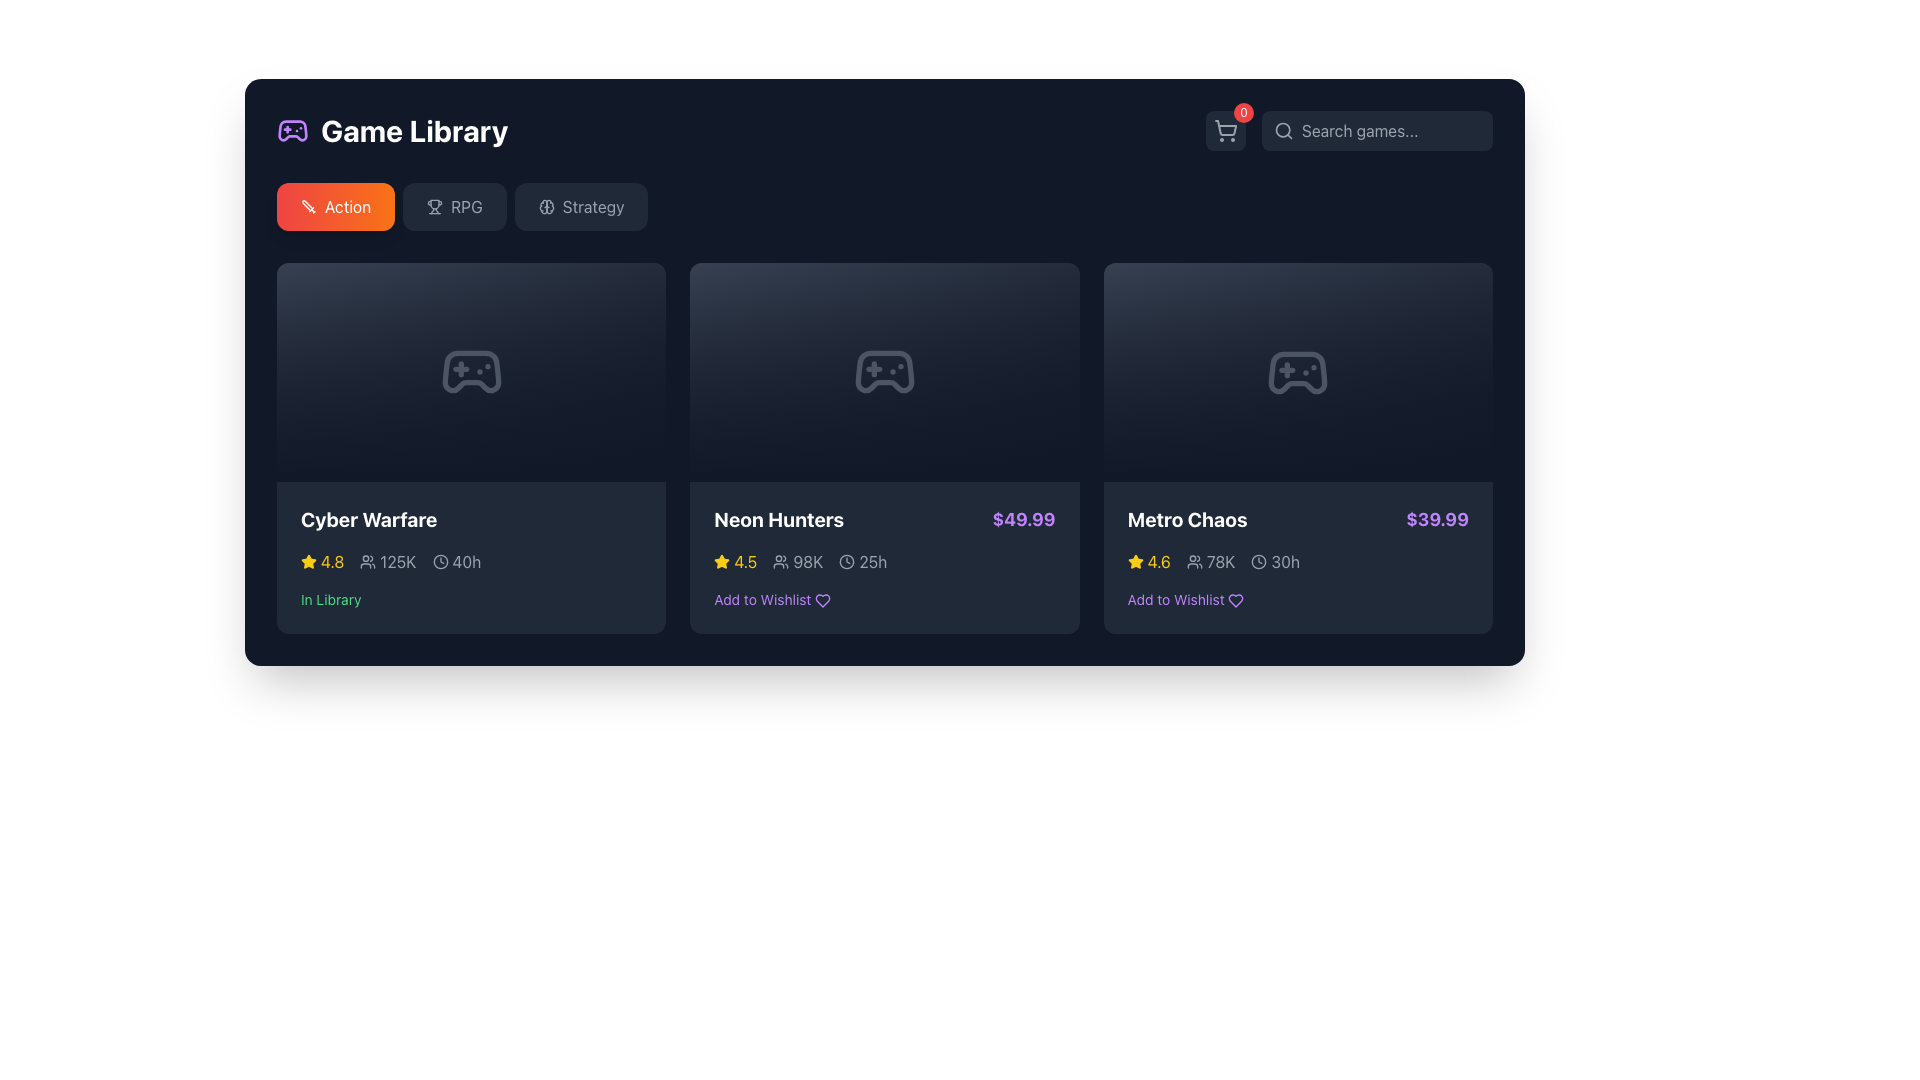 Image resolution: width=1920 pixels, height=1080 pixels. Describe the element at coordinates (580, 207) in the screenshot. I see `the rectangular button with rounded edges labeled 'Strategy'` at that location.